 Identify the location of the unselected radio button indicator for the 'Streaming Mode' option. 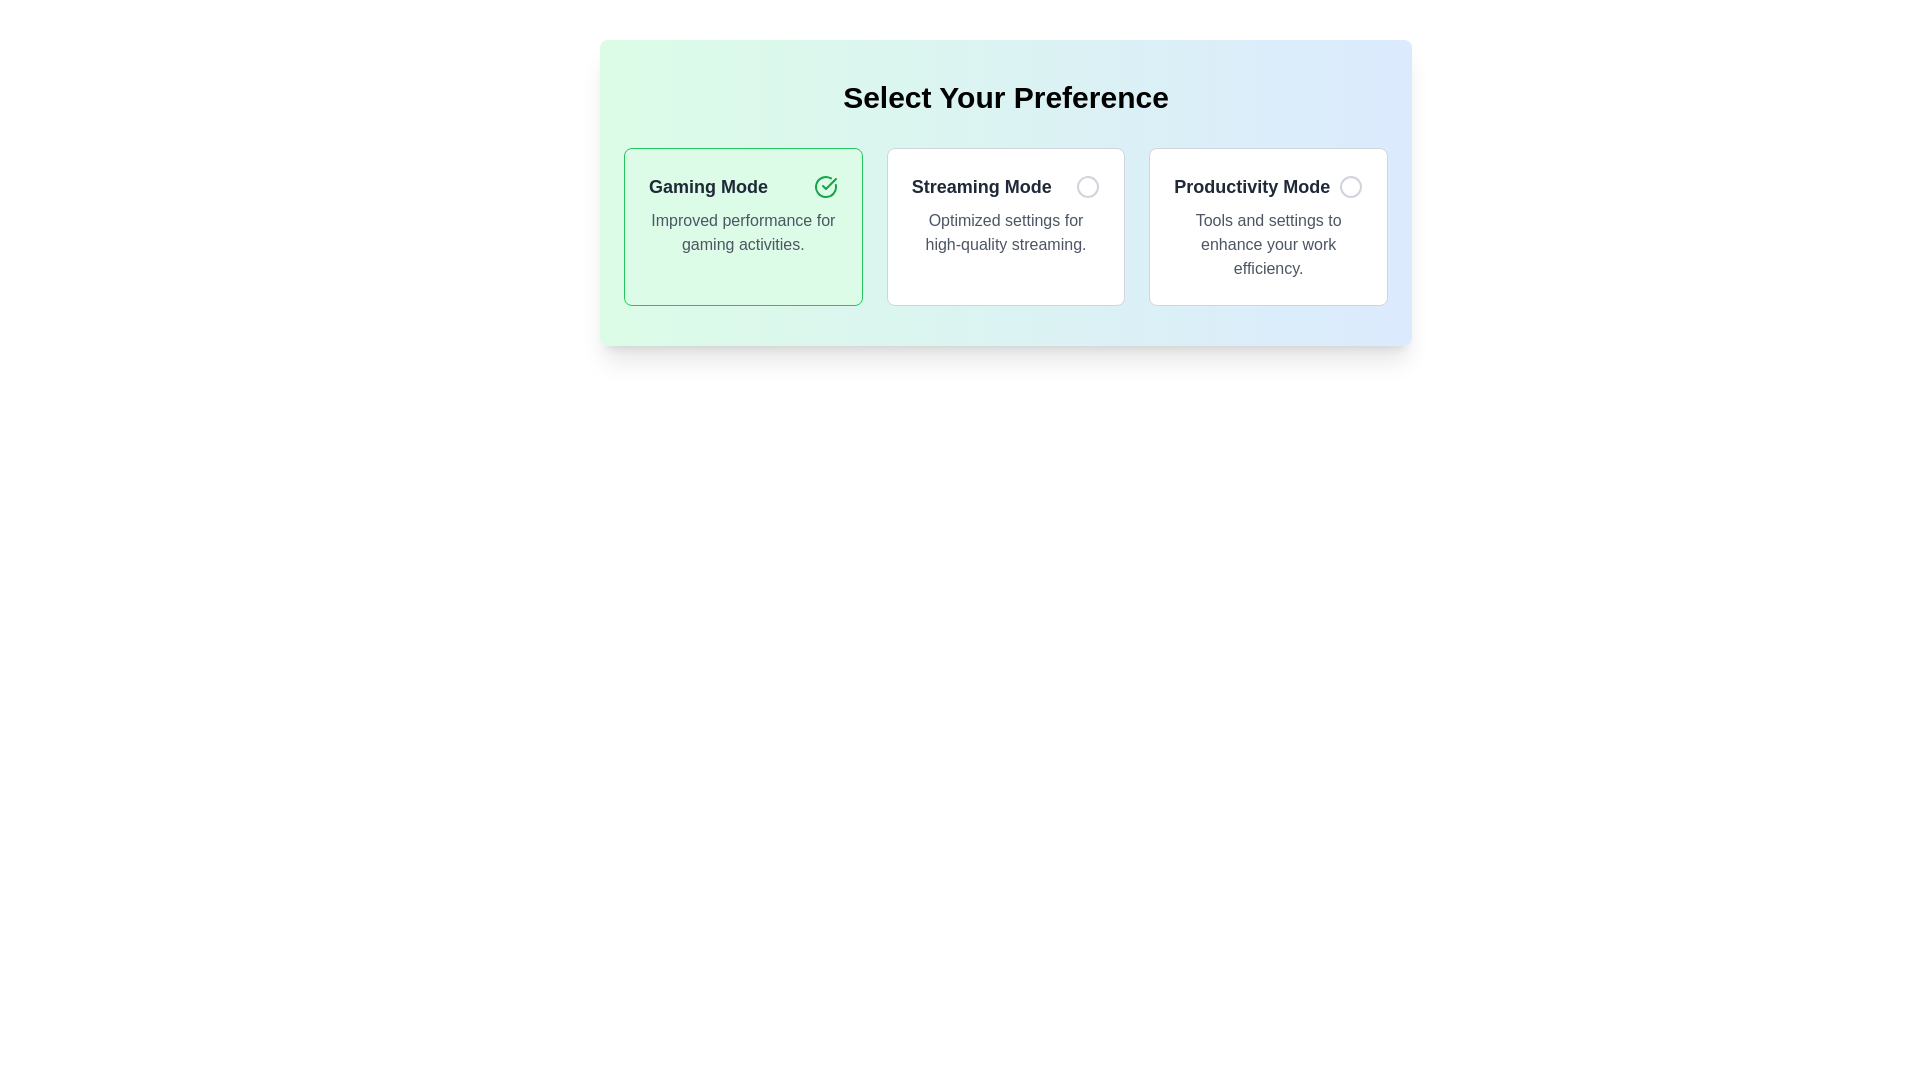
(1087, 186).